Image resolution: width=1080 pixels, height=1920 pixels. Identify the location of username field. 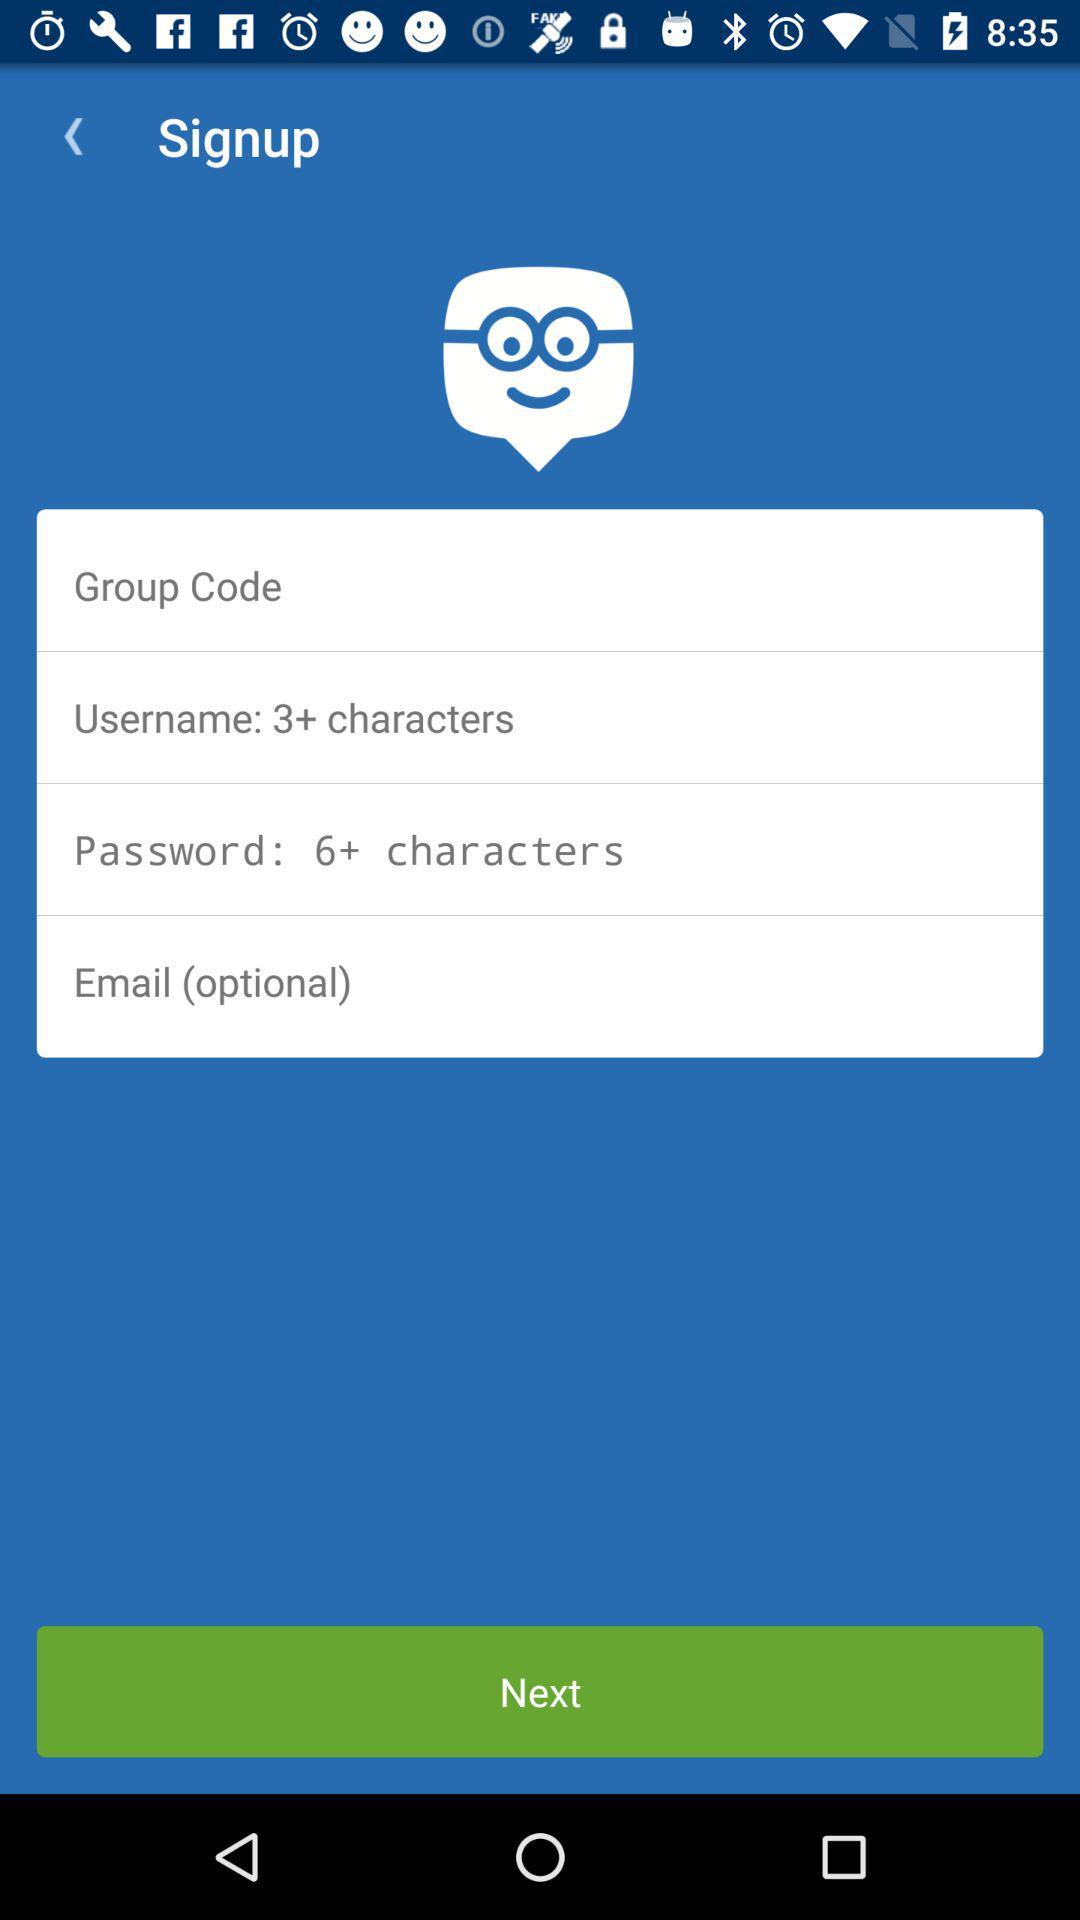
(540, 717).